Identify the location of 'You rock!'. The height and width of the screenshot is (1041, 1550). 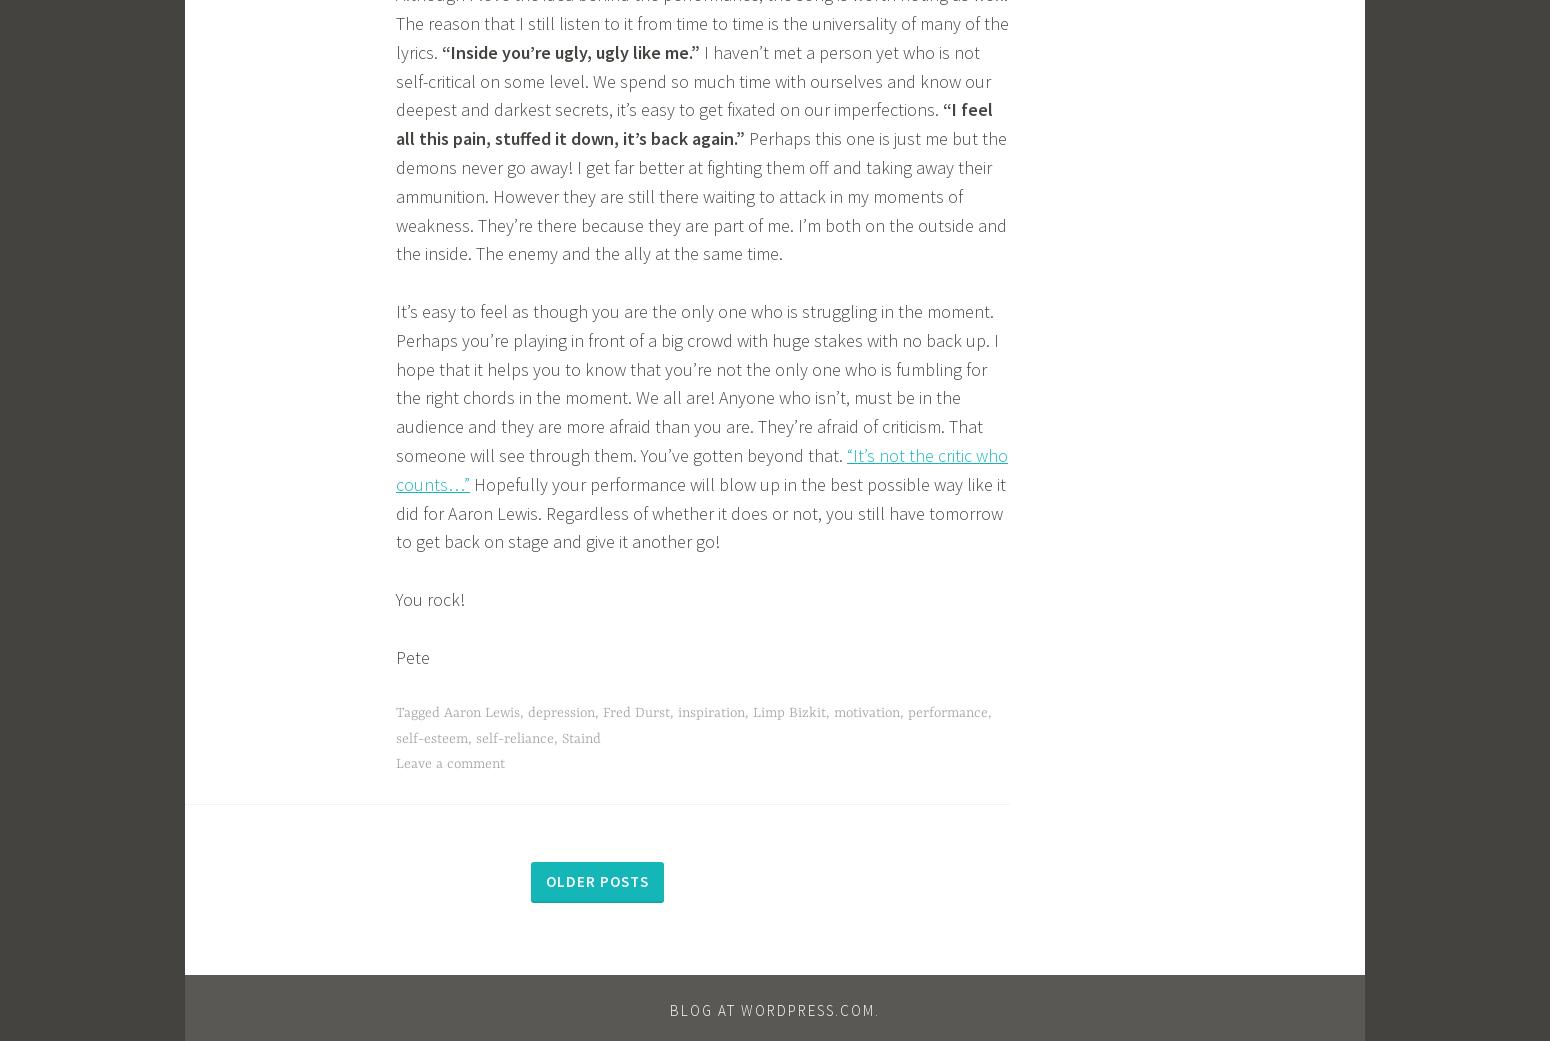
(430, 599).